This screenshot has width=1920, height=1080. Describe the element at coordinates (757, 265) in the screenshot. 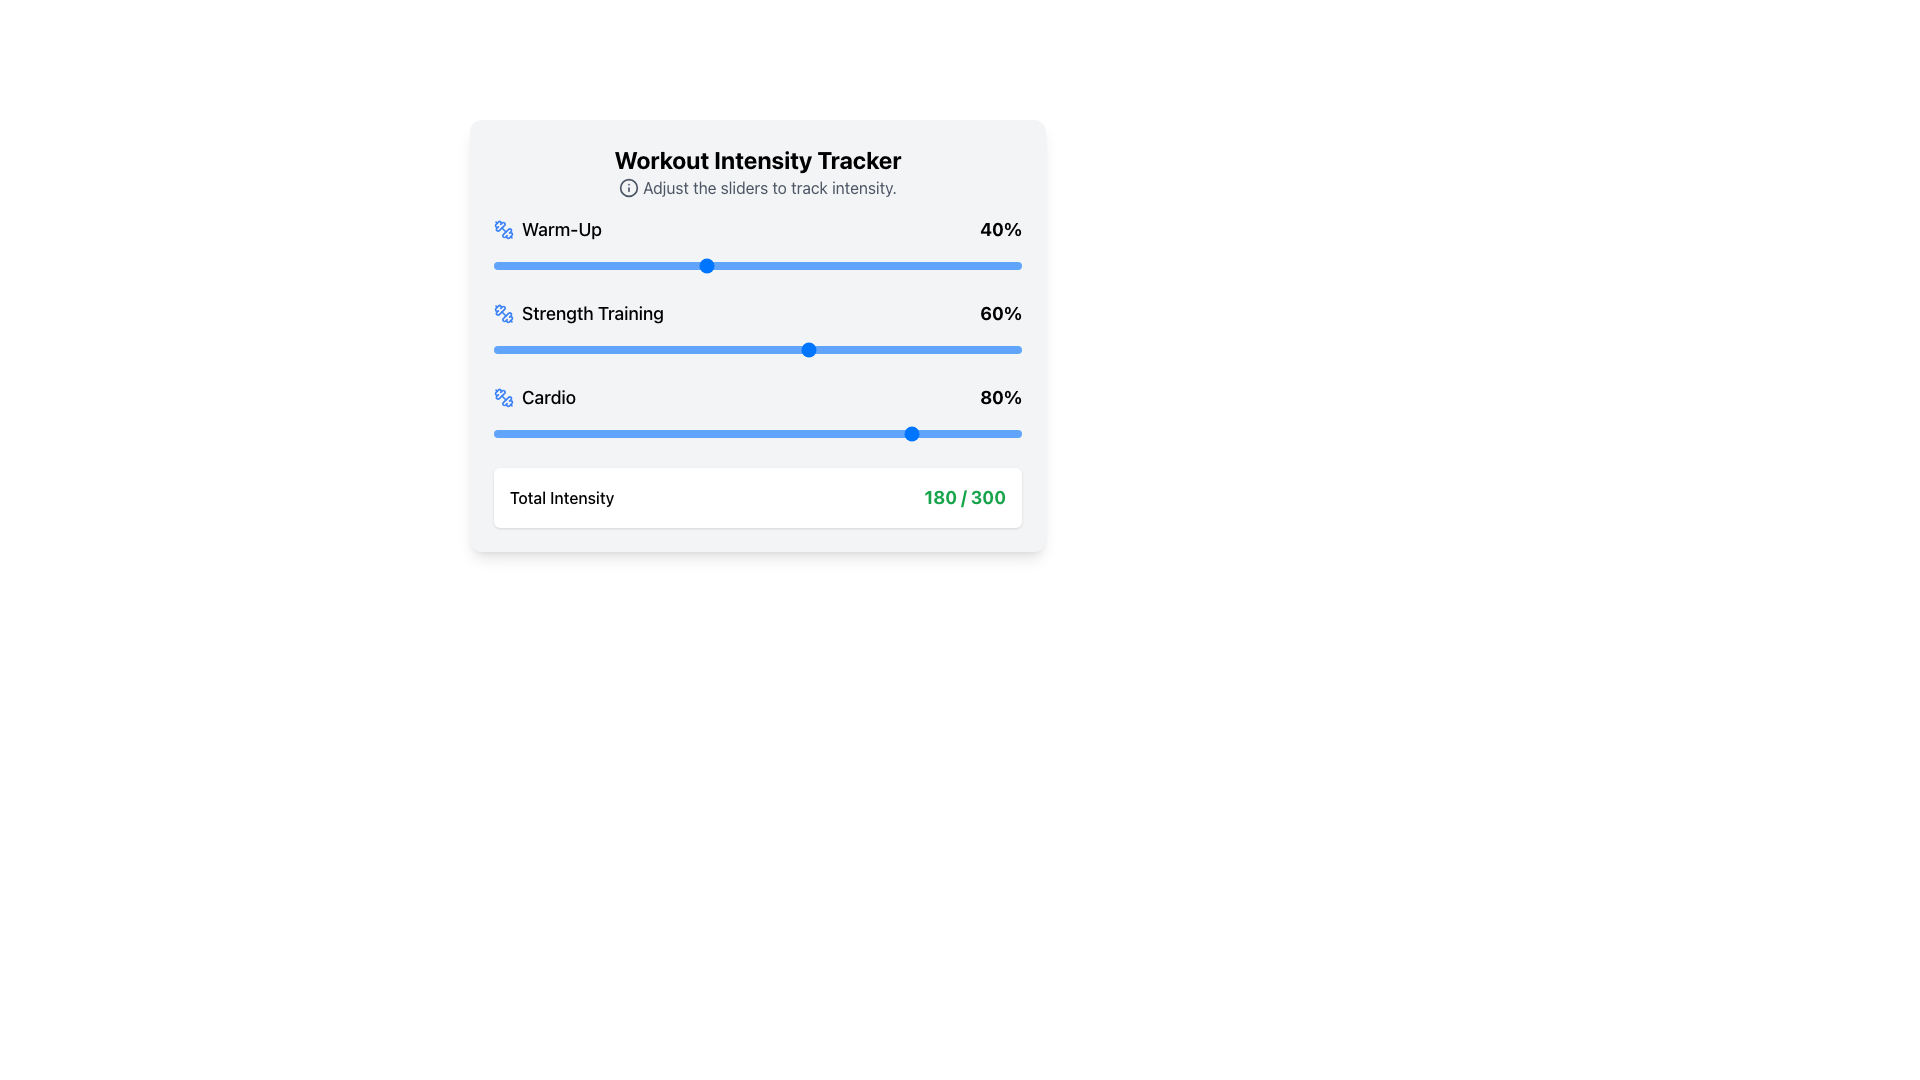

I see `the range slider input that adjusts the intensity level of the warm-up activity, located below the 'Warm-Up' label and '40%' text` at that location.